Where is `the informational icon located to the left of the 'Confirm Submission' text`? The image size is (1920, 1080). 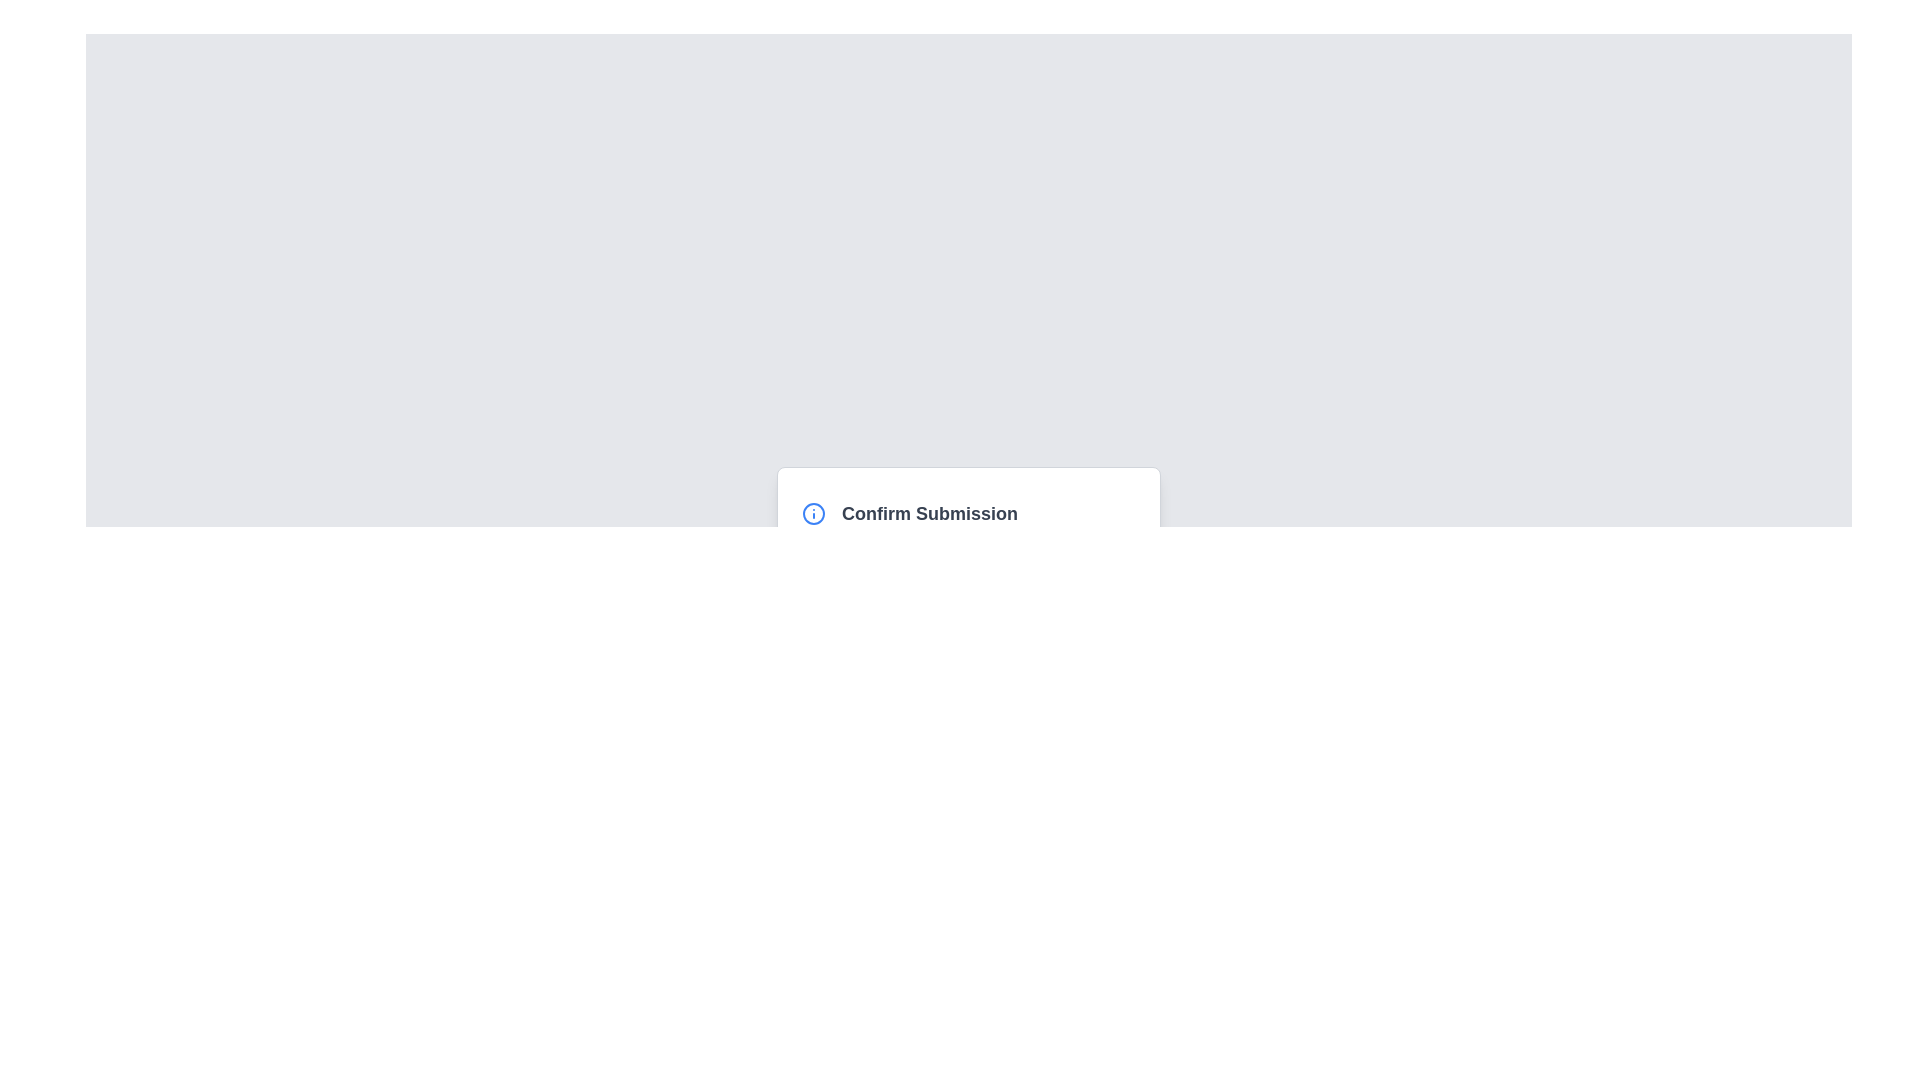
the informational icon located to the left of the 'Confirm Submission' text is located at coordinates (814, 512).